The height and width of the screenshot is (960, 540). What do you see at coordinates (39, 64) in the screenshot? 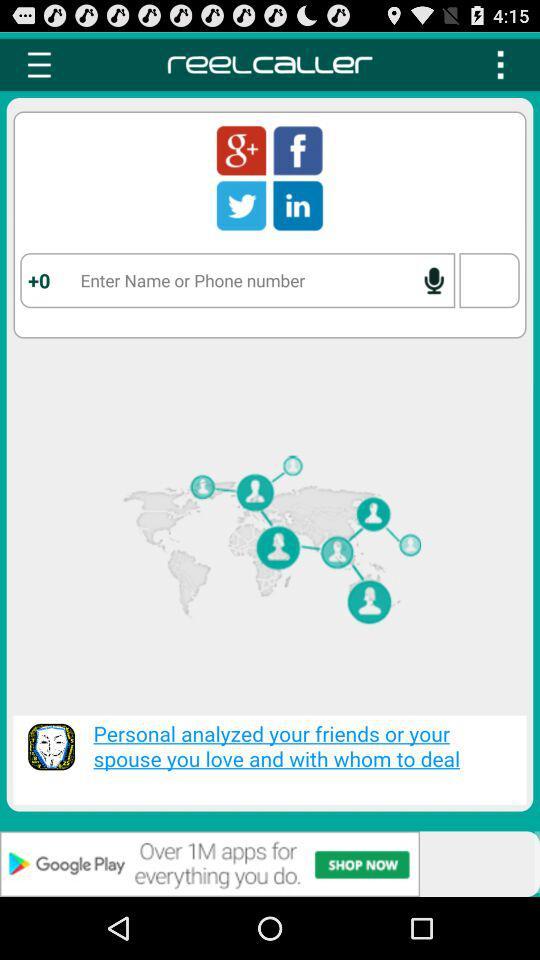
I see `menu button` at bounding box center [39, 64].